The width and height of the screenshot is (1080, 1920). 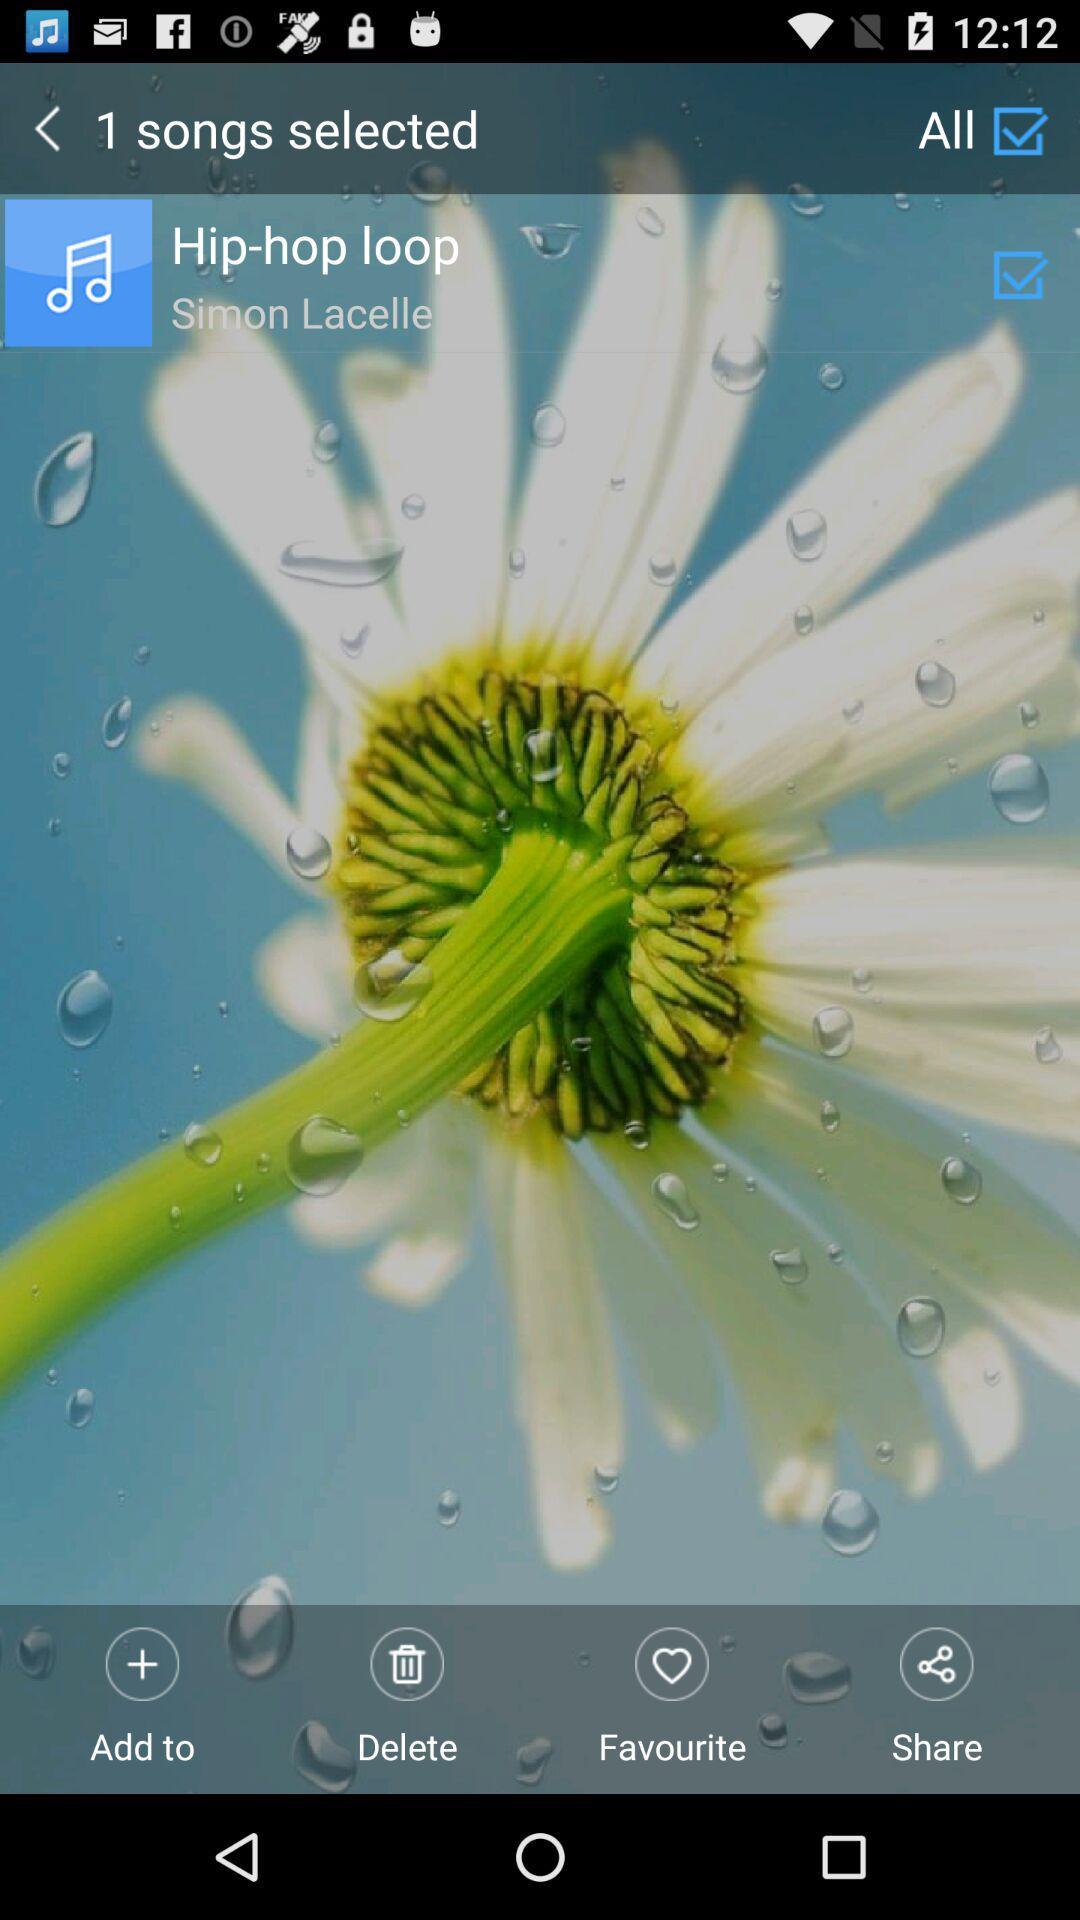 What do you see at coordinates (672, 1698) in the screenshot?
I see `item to the right of the delete item` at bounding box center [672, 1698].